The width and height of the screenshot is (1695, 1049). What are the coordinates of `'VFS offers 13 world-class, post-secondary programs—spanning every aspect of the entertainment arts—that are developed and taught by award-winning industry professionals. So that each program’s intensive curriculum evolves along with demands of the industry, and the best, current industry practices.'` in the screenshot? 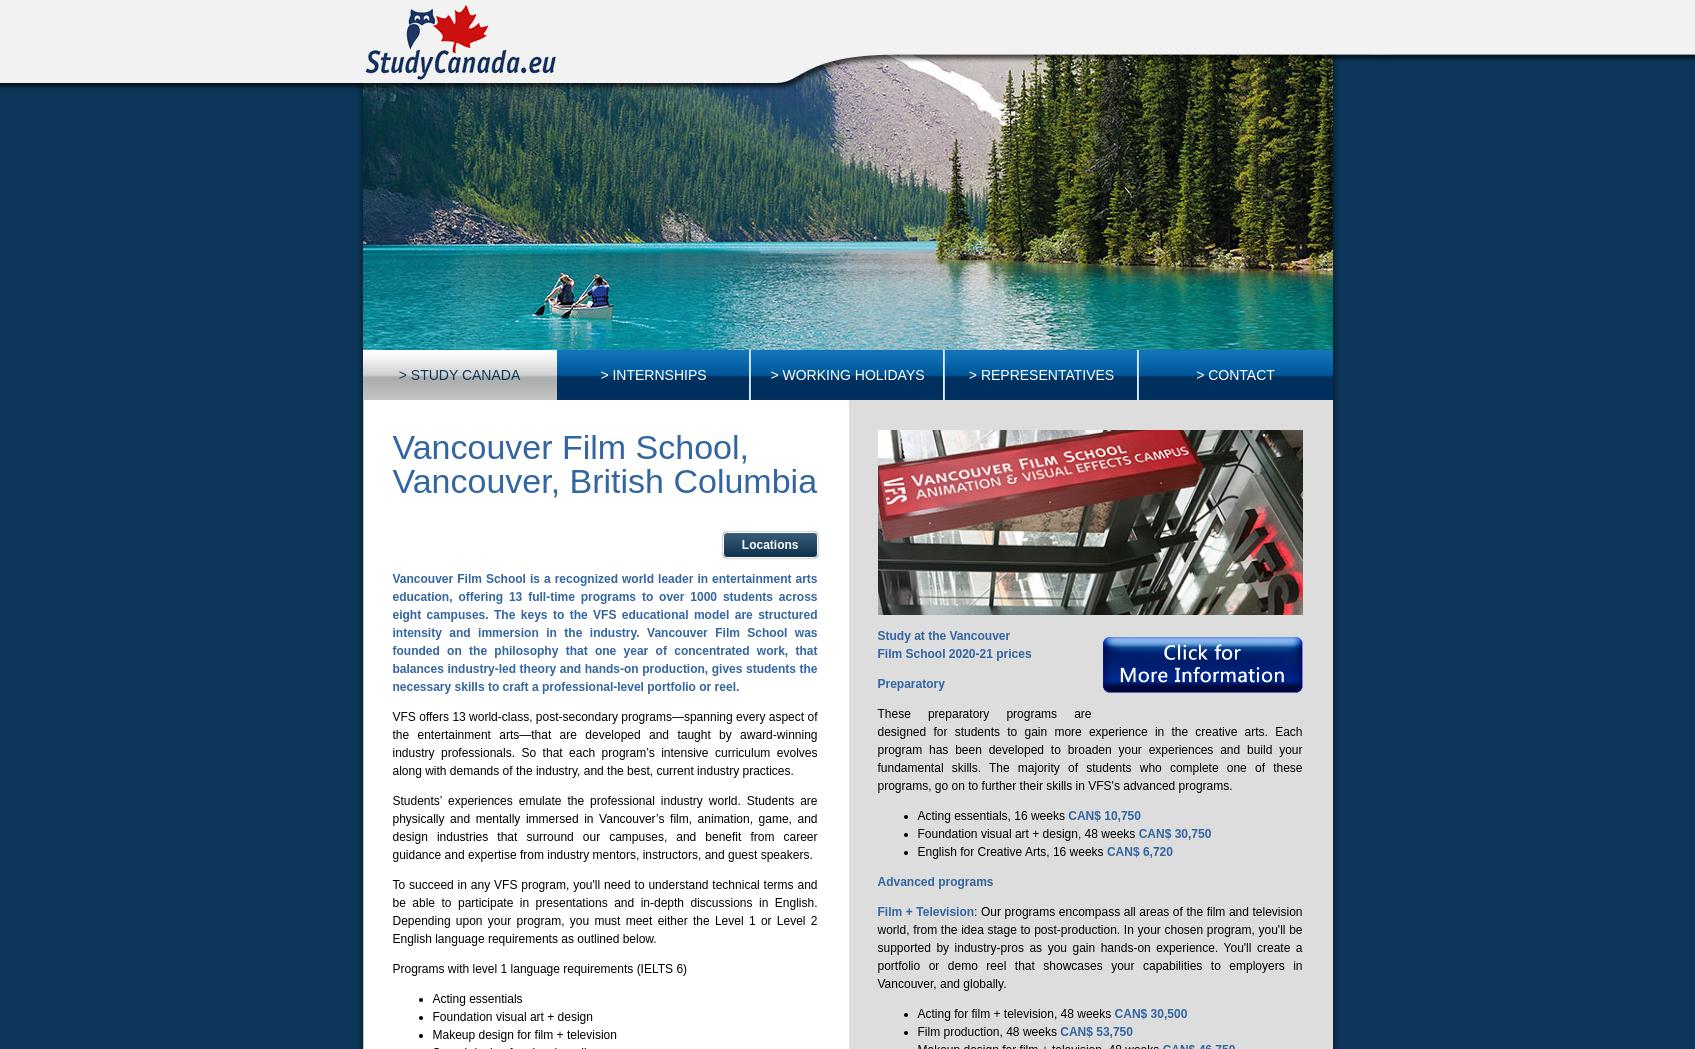 It's located at (603, 742).